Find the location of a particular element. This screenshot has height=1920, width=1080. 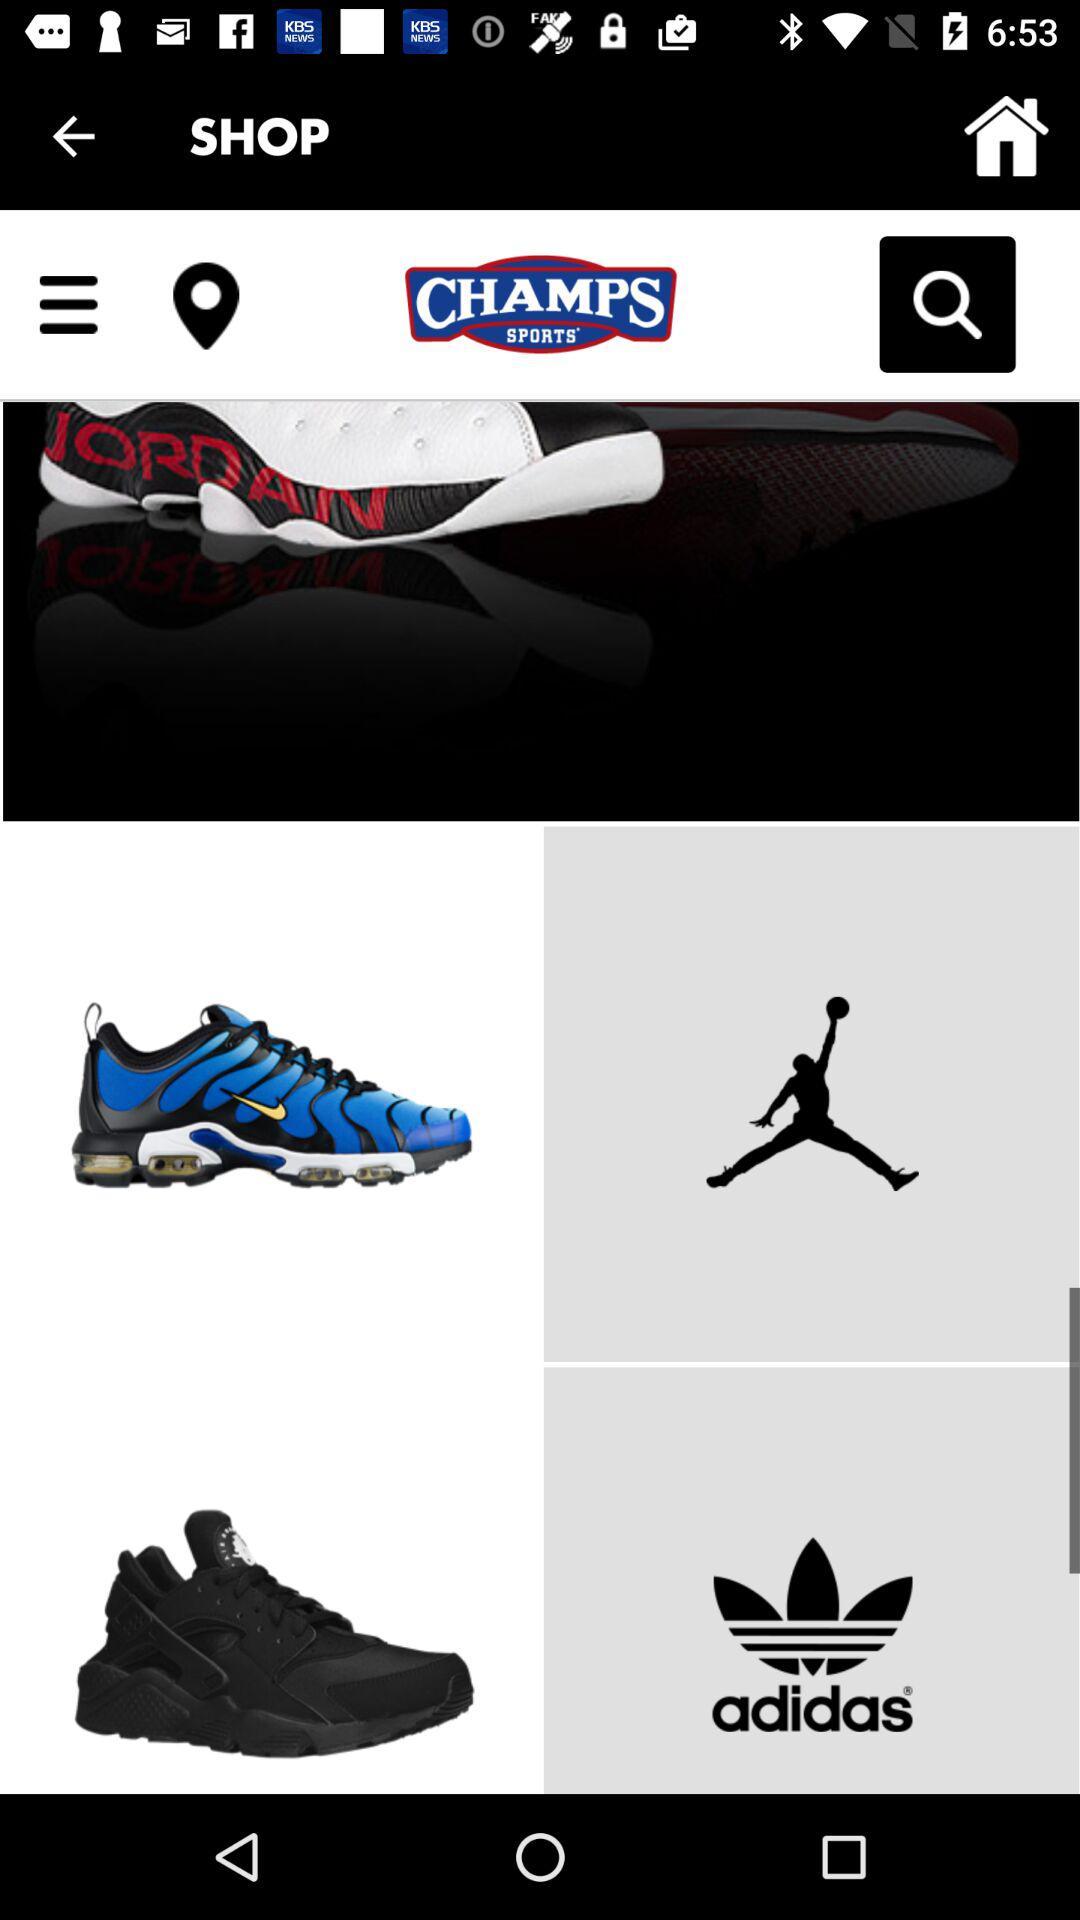

scroll down for more products is located at coordinates (540, 1002).